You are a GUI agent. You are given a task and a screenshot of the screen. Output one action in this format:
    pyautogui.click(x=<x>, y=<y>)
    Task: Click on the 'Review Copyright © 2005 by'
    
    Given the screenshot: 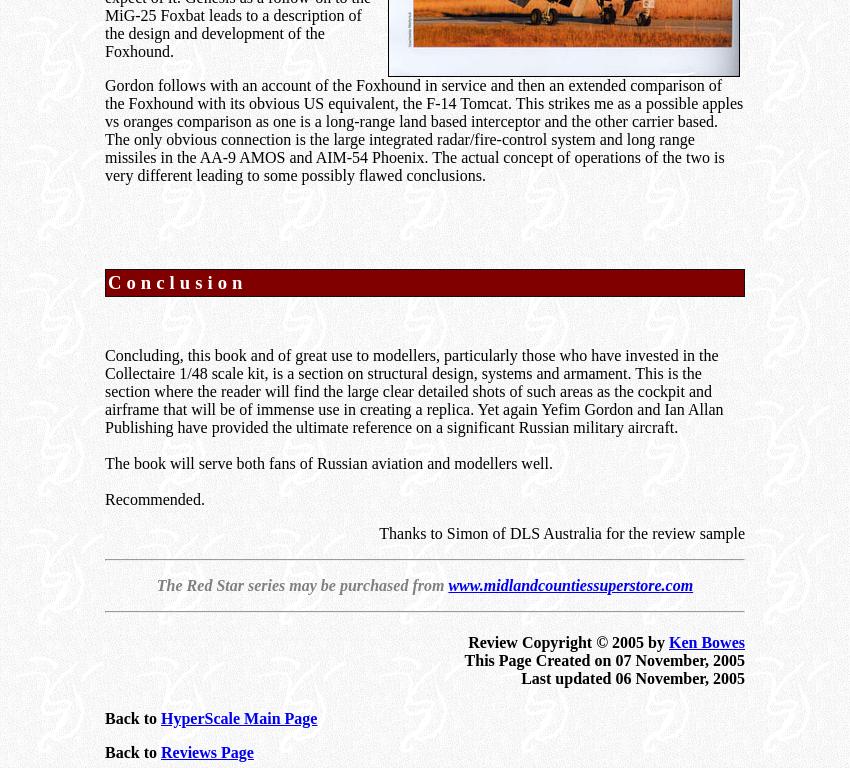 What is the action you would take?
    pyautogui.click(x=568, y=641)
    